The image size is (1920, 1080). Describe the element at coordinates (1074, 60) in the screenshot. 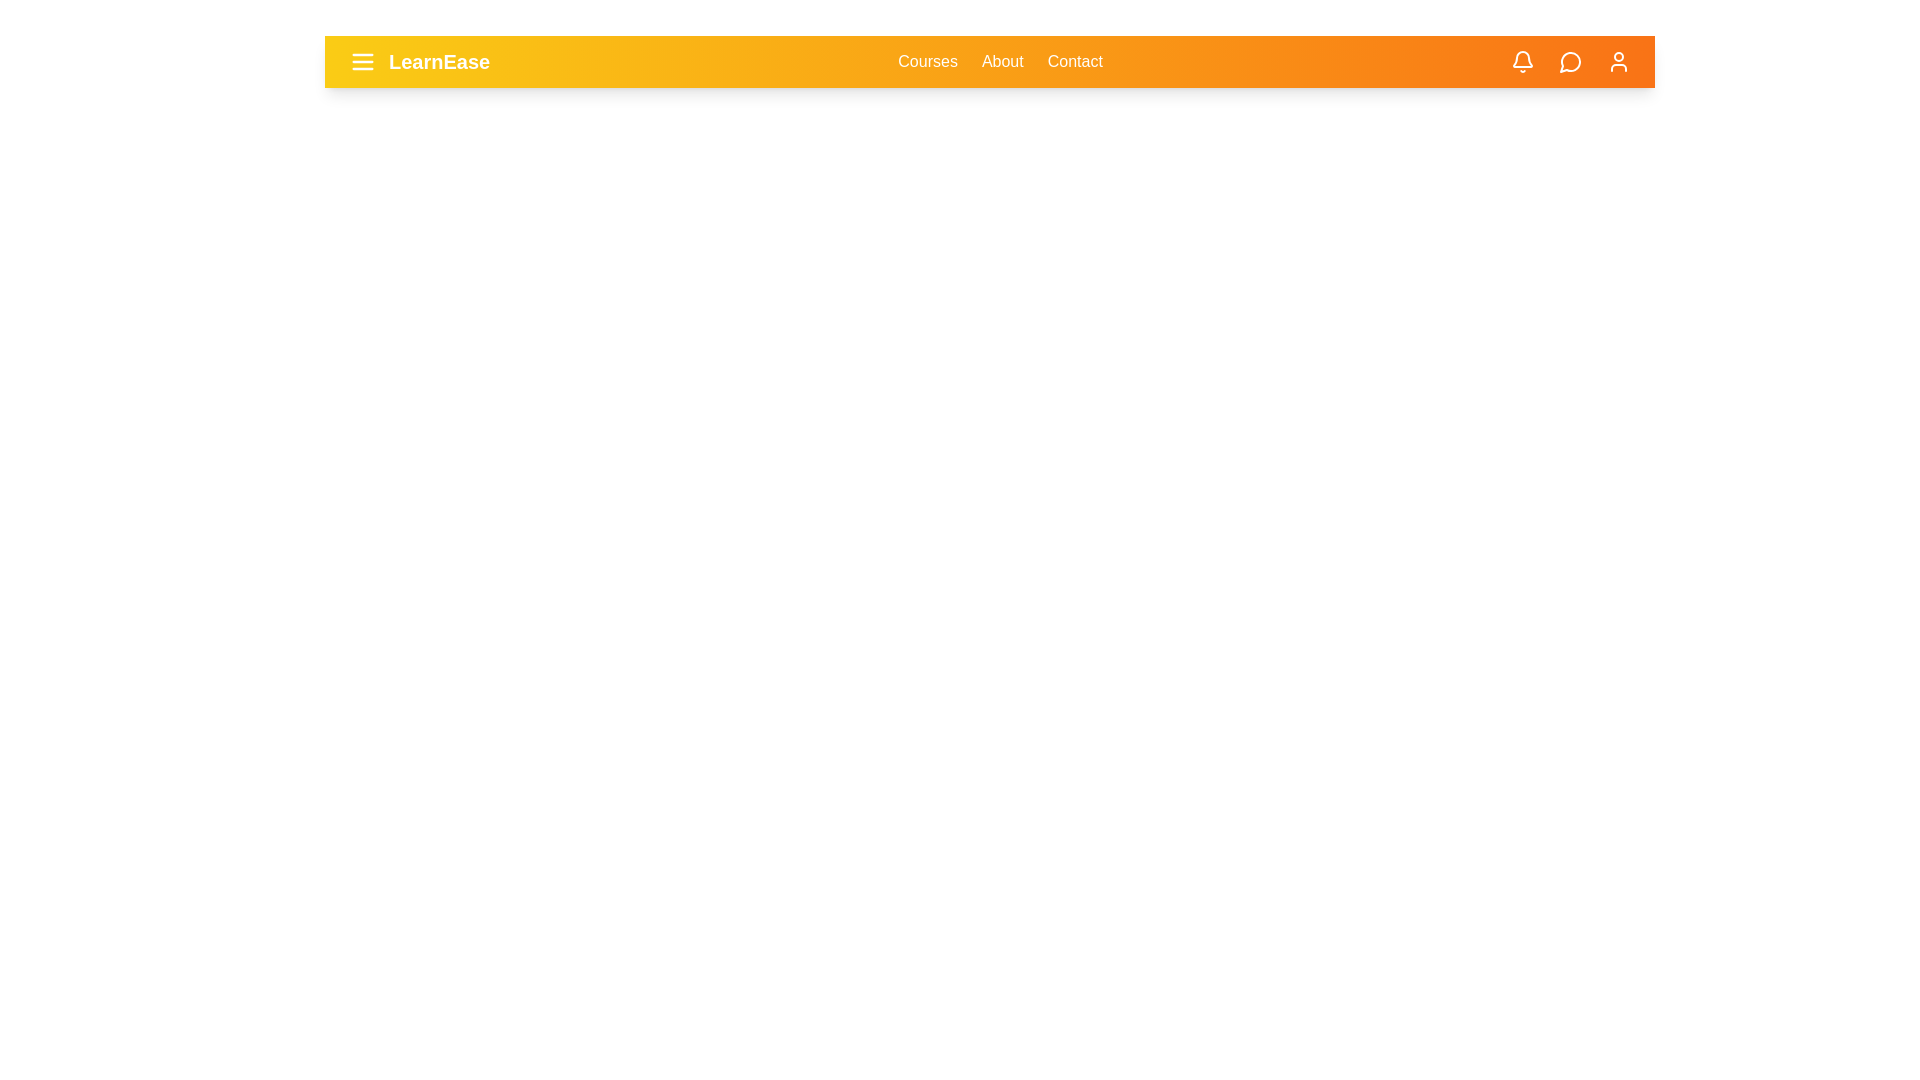

I see `the 'Contact' link to navigate to the 'Contact' page` at that location.